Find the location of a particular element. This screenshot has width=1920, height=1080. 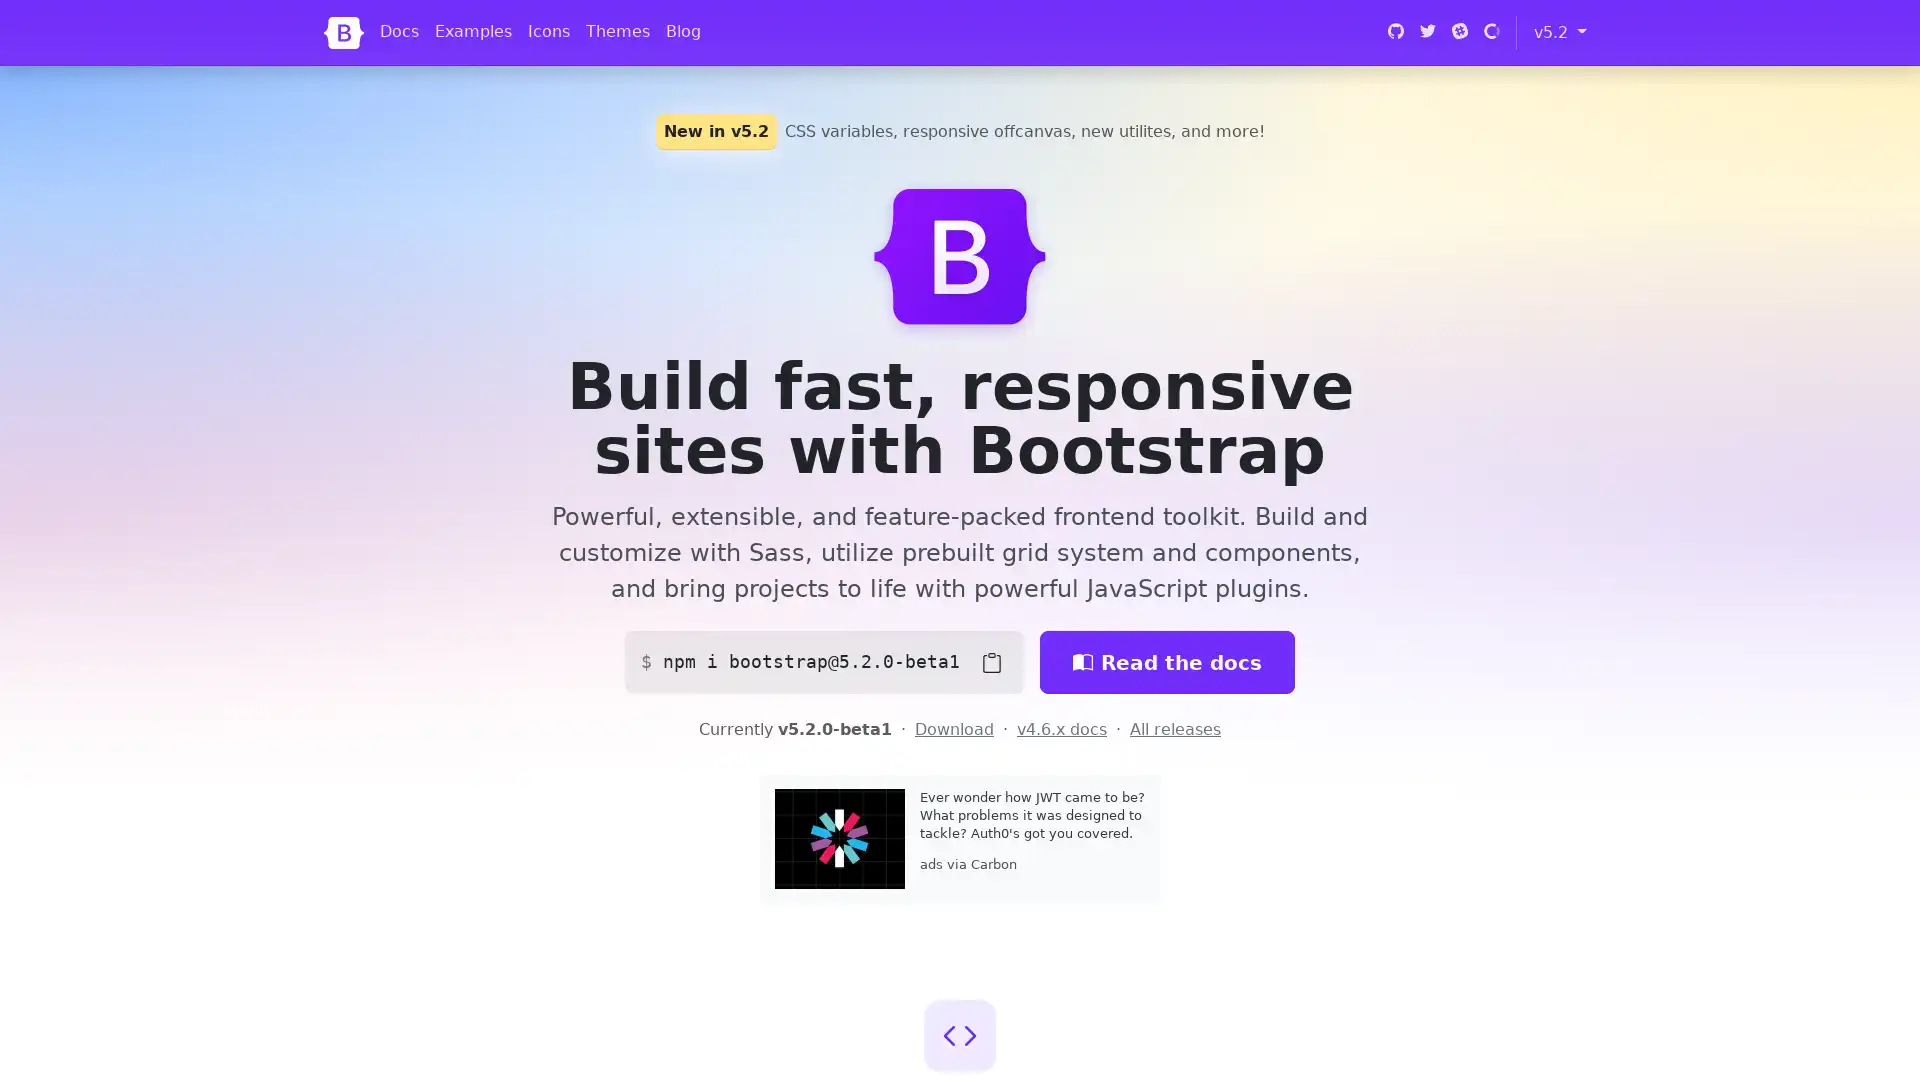

v5.2 is located at coordinates (1559, 33).